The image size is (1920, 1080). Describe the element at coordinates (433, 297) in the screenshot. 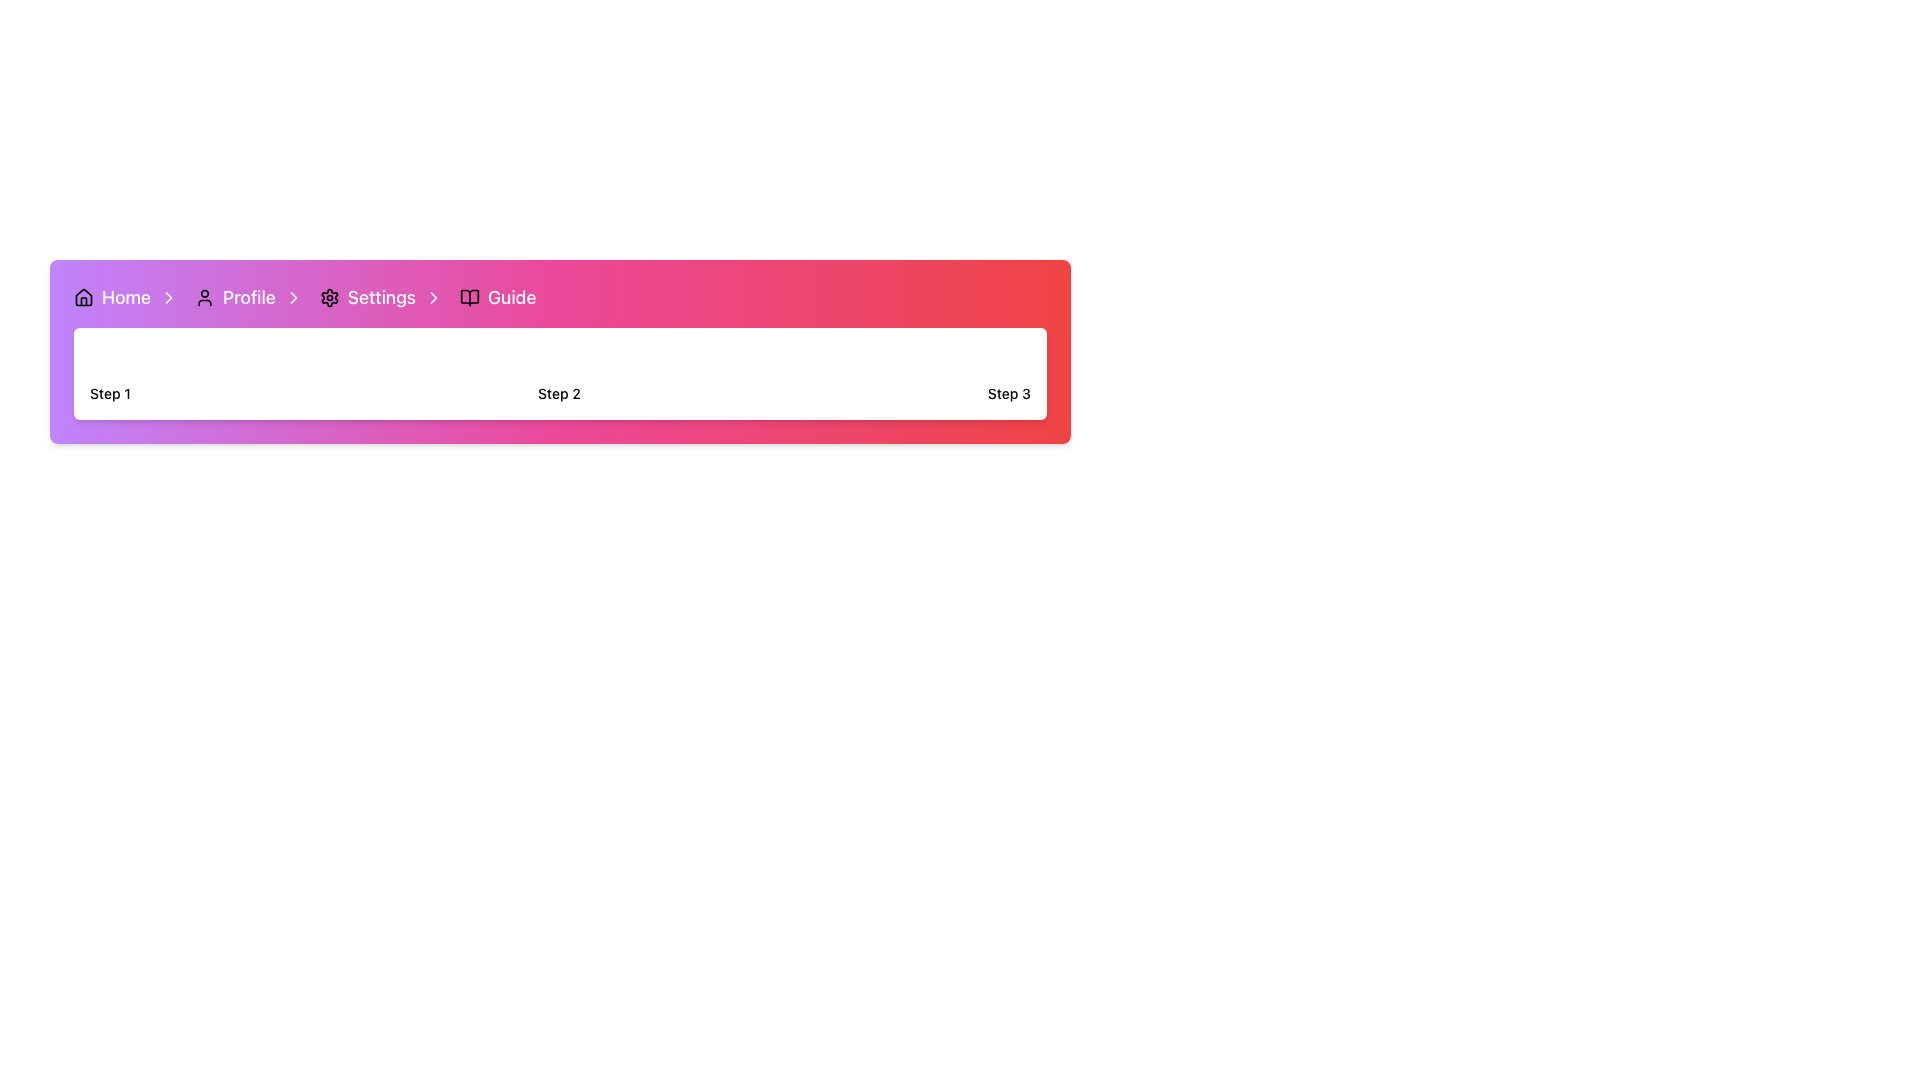

I see `the chevron SVG icon in the breadcrumb navigation bar, which is positioned between two text items and indicates its role as a separator` at that location.